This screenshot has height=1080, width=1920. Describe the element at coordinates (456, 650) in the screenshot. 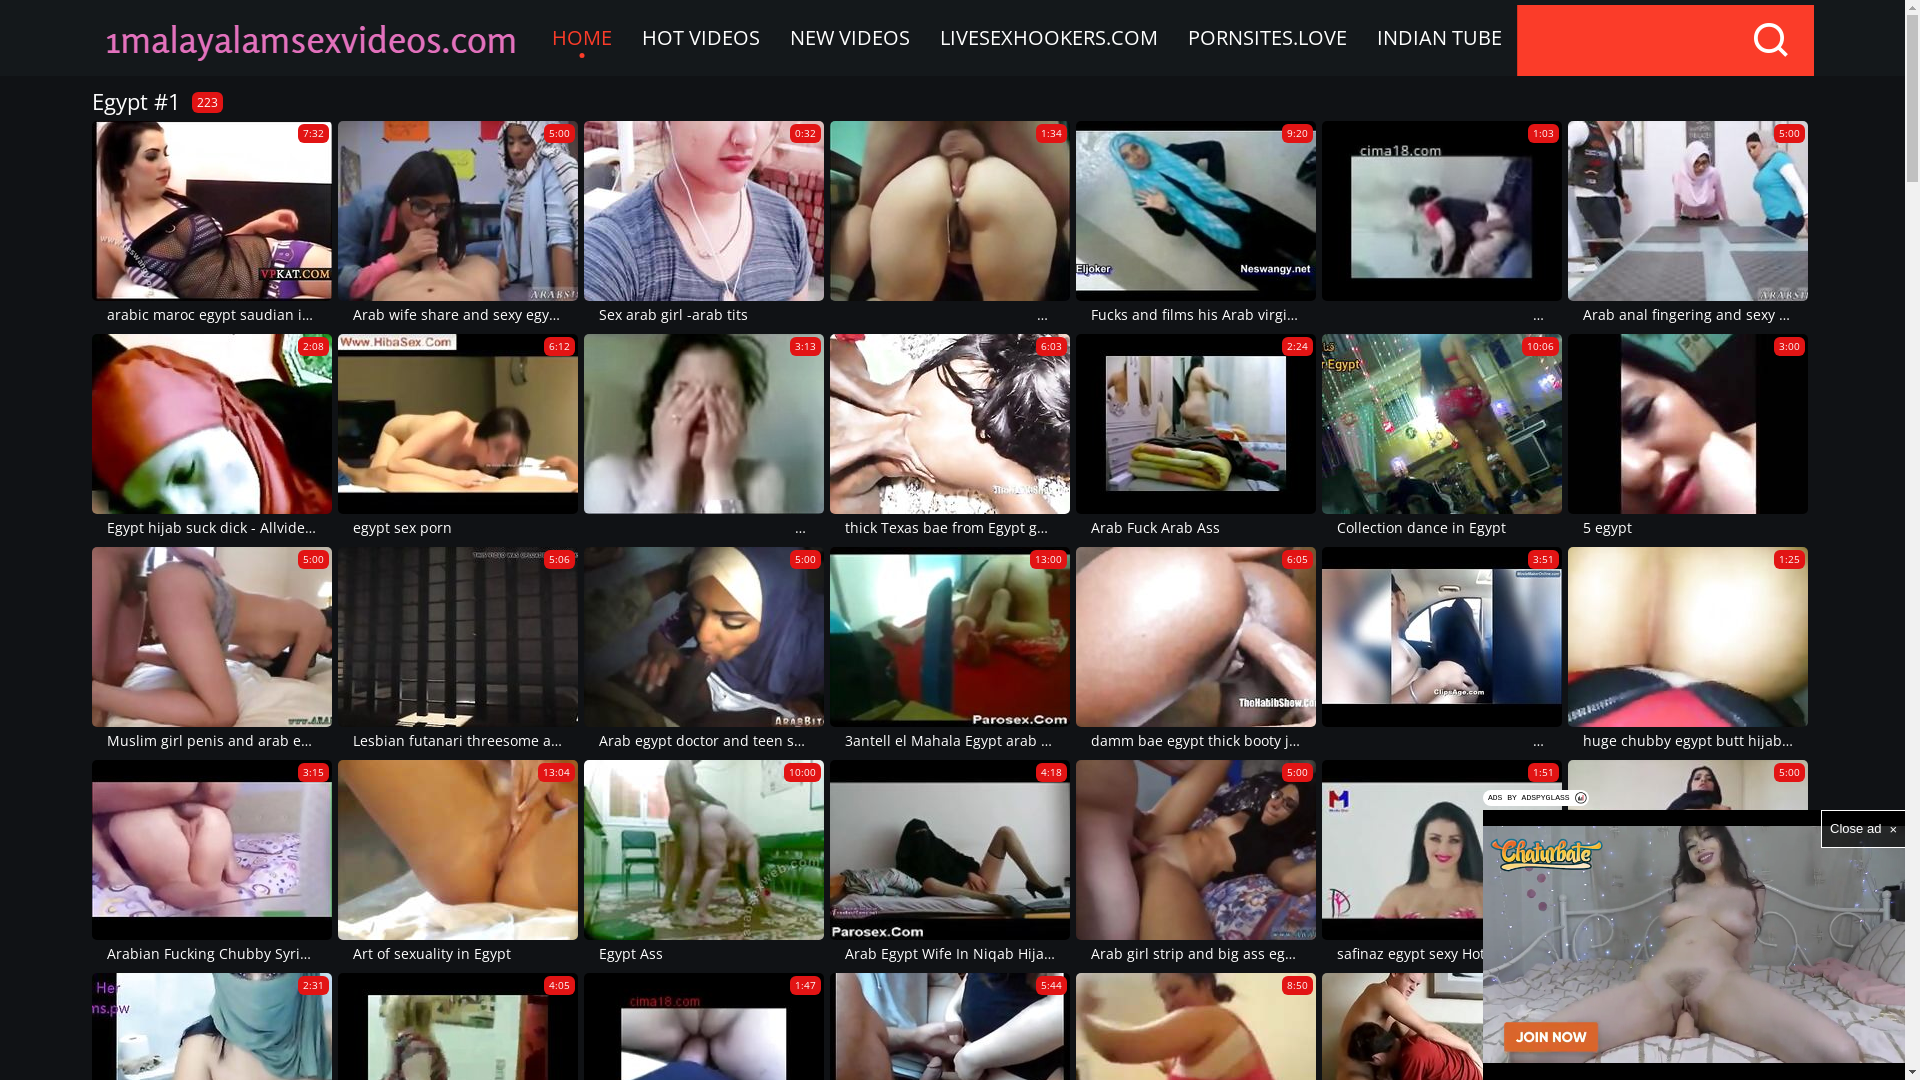

I see `'5:06` at that location.